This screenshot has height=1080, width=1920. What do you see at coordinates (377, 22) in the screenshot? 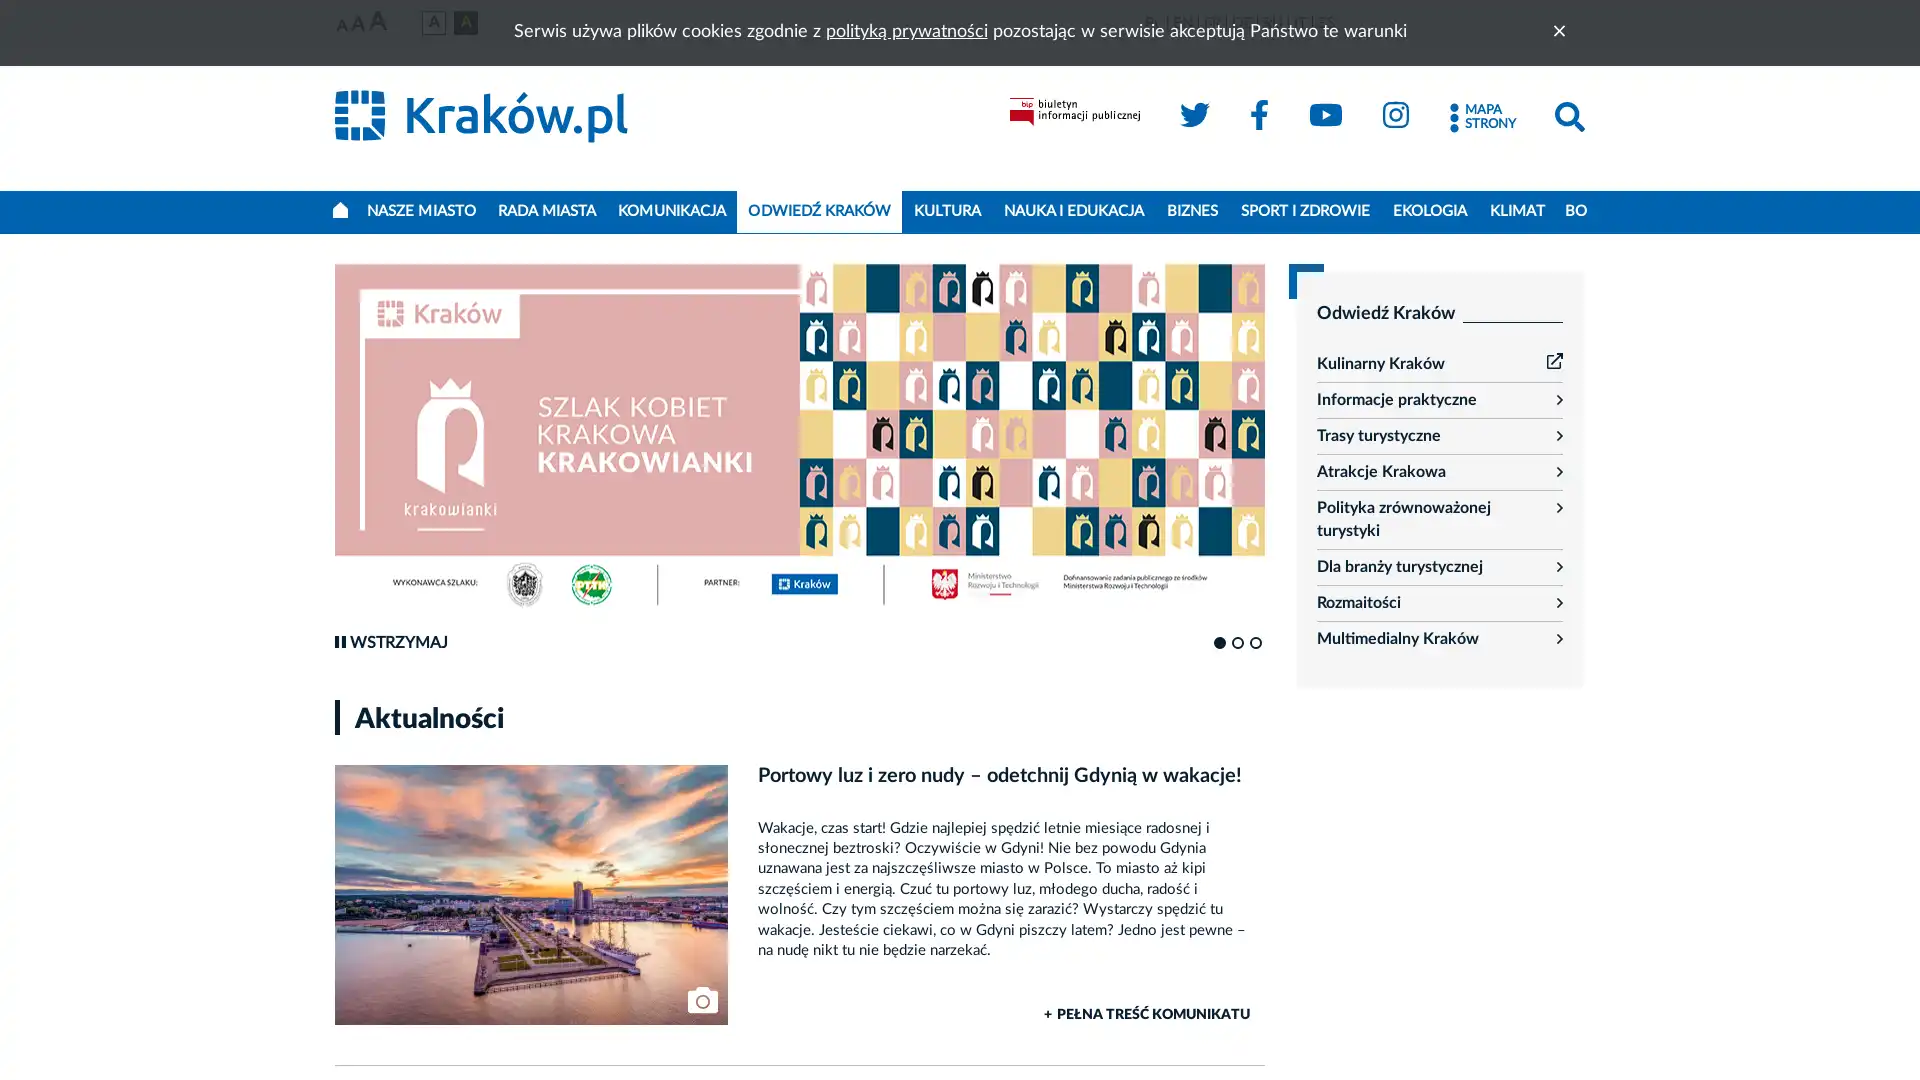
I see `Najwieksza czcionka` at bounding box center [377, 22].